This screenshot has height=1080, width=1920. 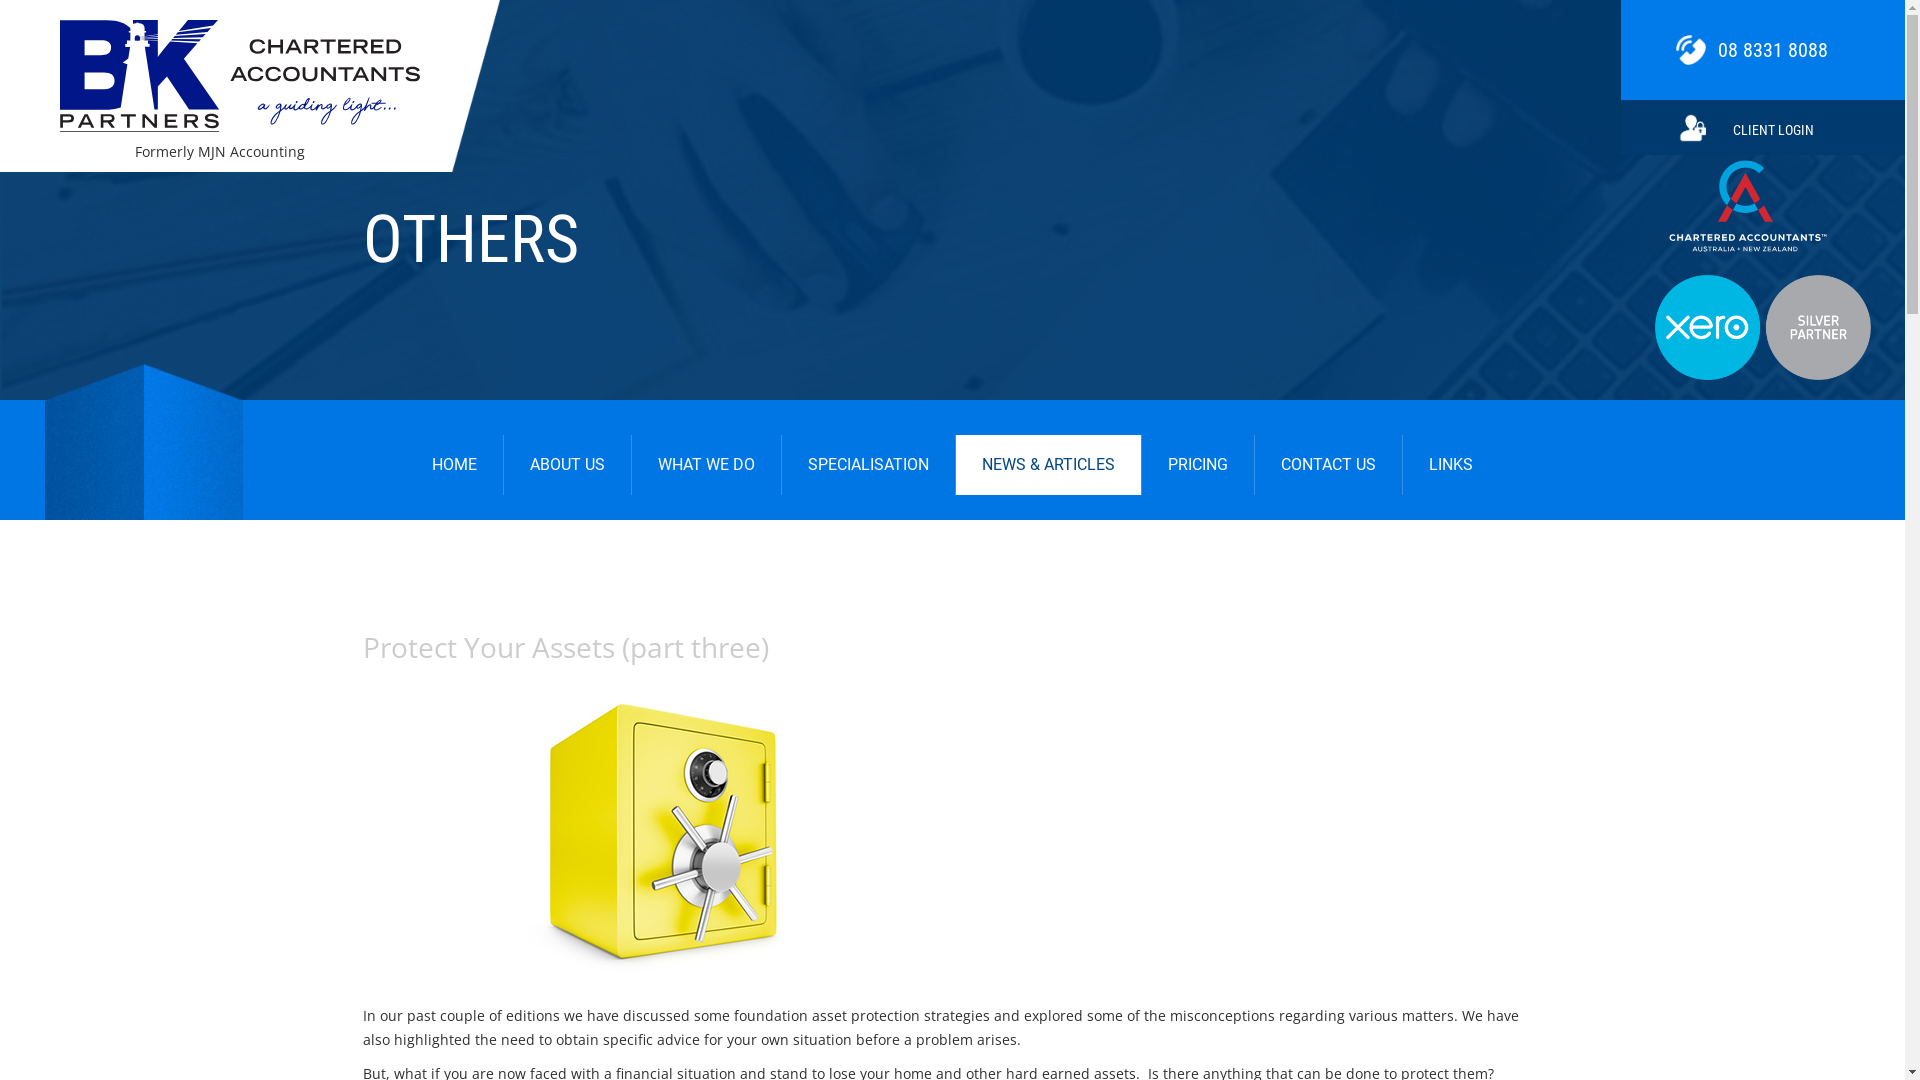 I want to click on 'CLIENT LOGIN', so click(x=1762, y=127).